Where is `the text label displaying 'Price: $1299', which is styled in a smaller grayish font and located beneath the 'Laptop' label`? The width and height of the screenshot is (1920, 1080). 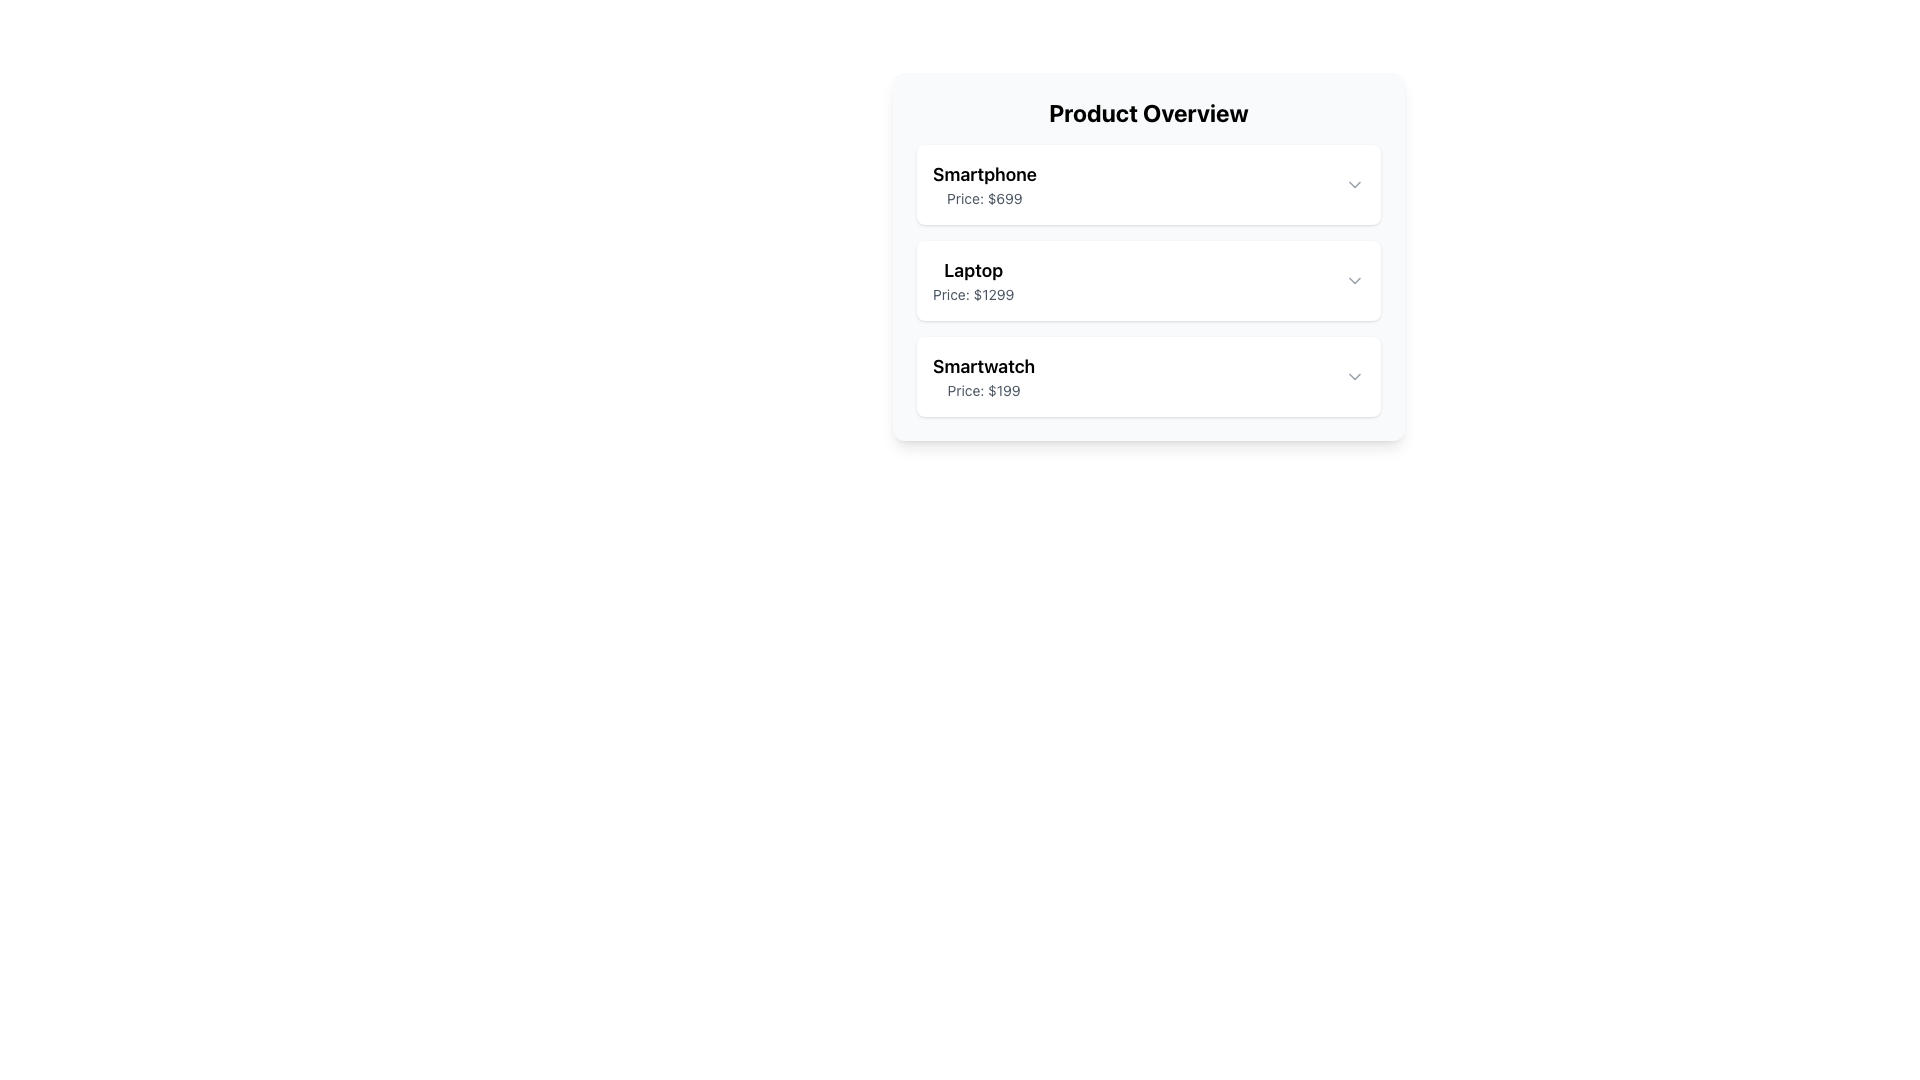
the text label displaying 'Price: $1299', which is styled in a smaller grayish font and located beneath the 'Laptop' label is located at coordinates (973, 294).